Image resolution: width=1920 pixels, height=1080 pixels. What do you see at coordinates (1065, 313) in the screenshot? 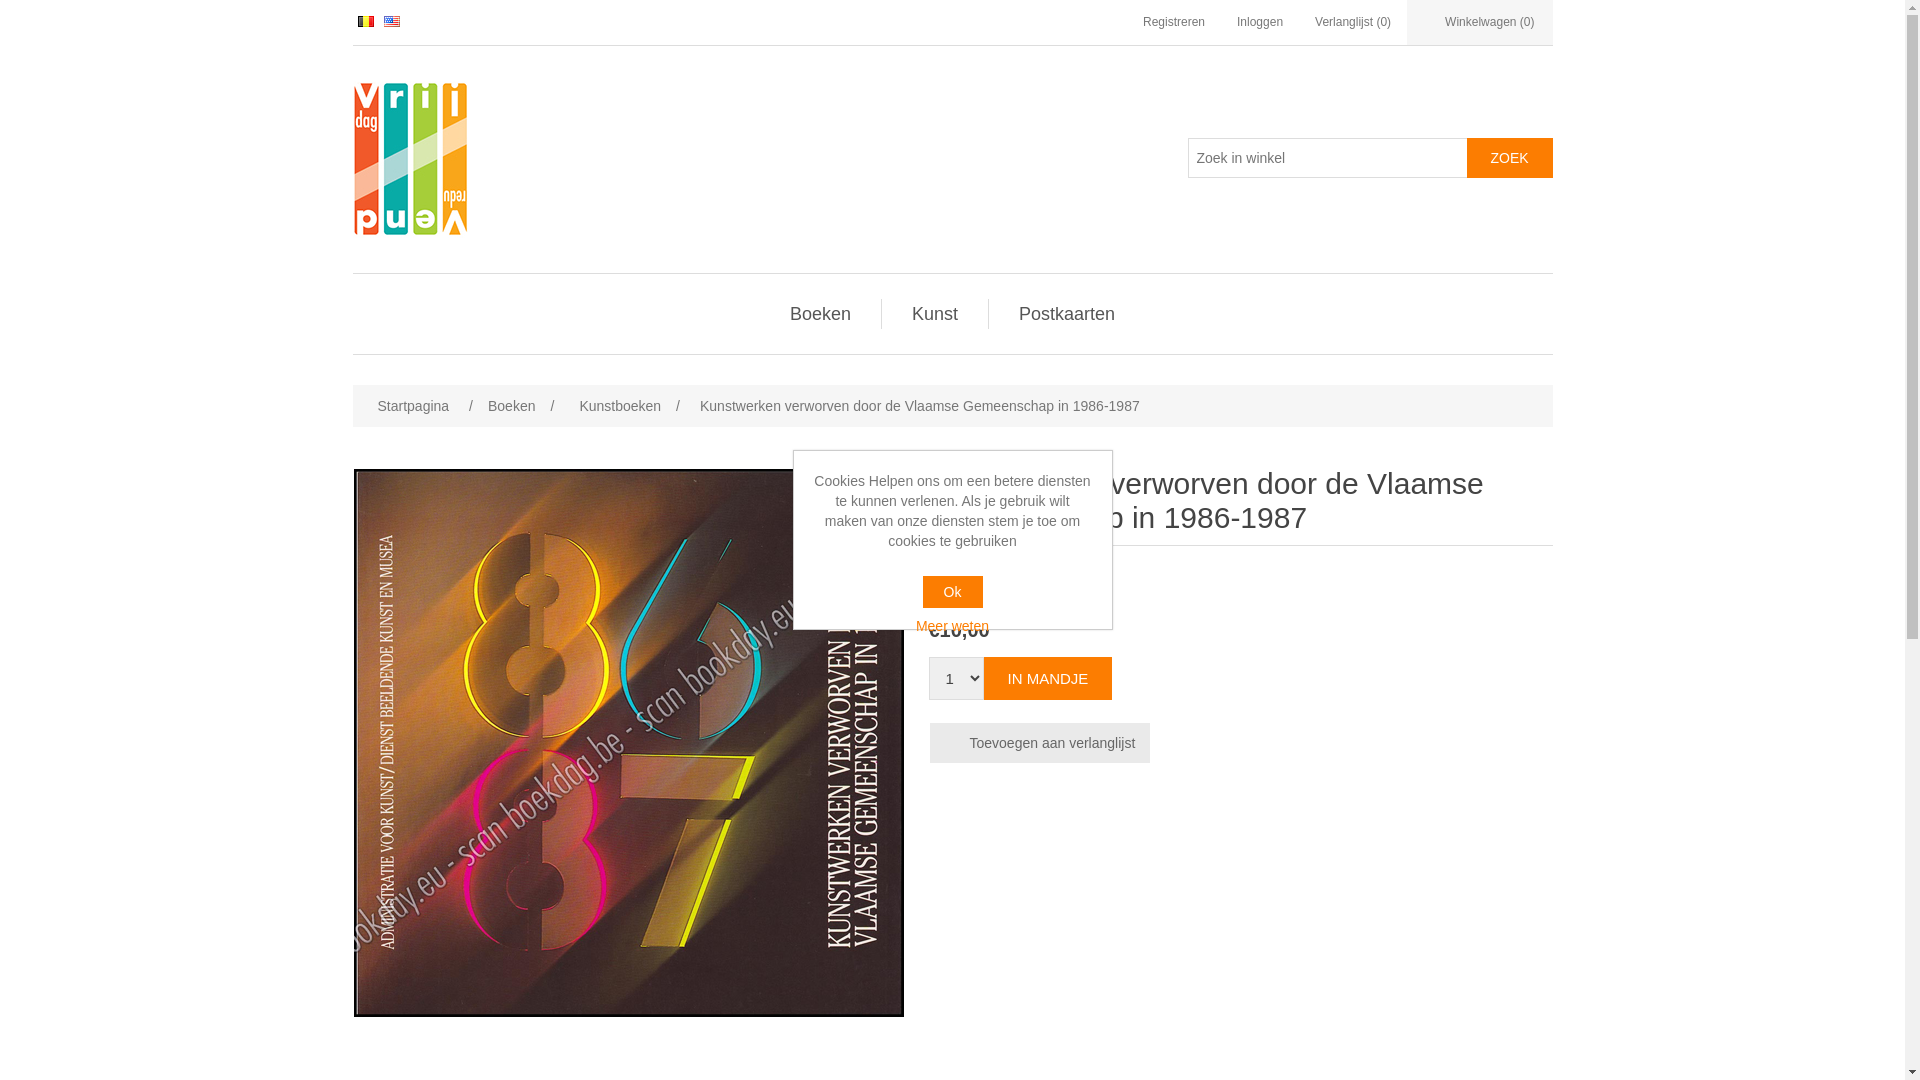
I see `'Postkaarten'` at bounding box center [1065, 313].